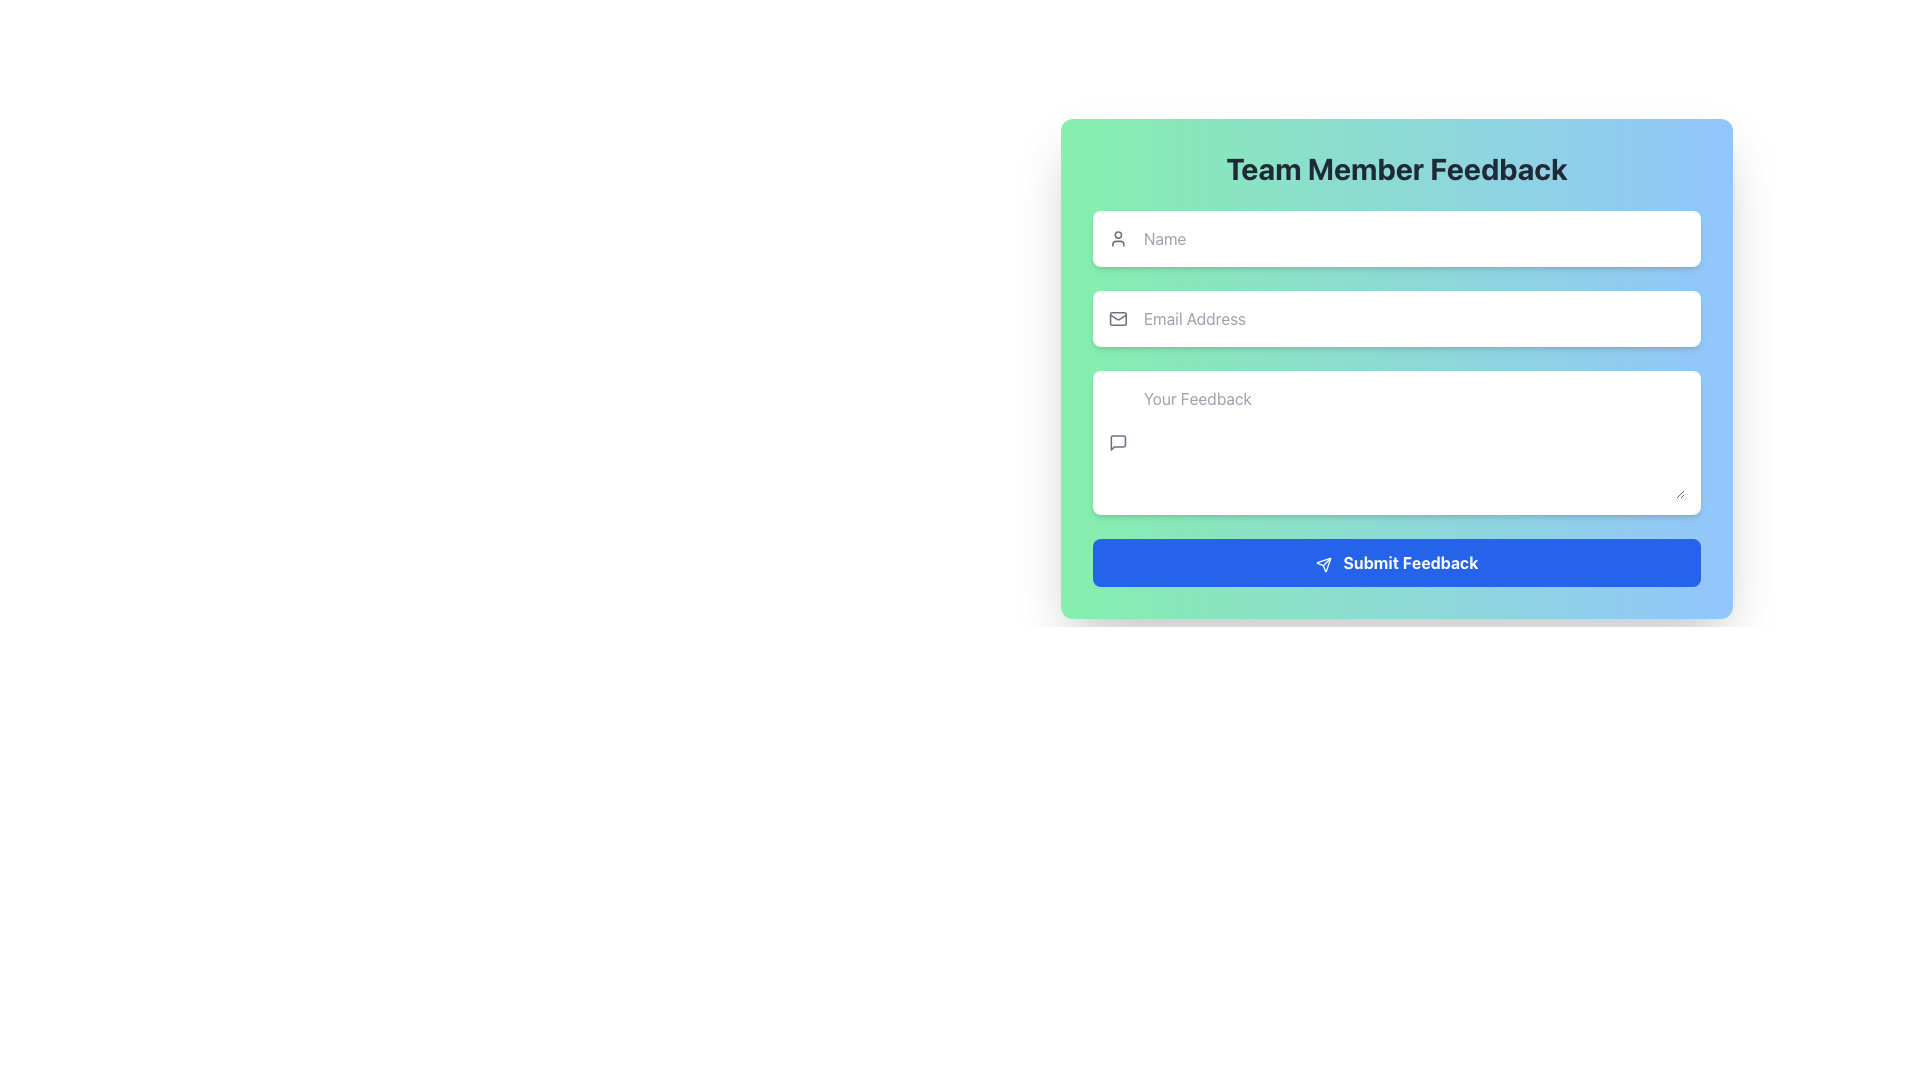 This screenshot has width=1920, height=1080. I want to click on the blue 'Submit Feedback' button located at the bottom of the feedback form, so click(1395, 563).